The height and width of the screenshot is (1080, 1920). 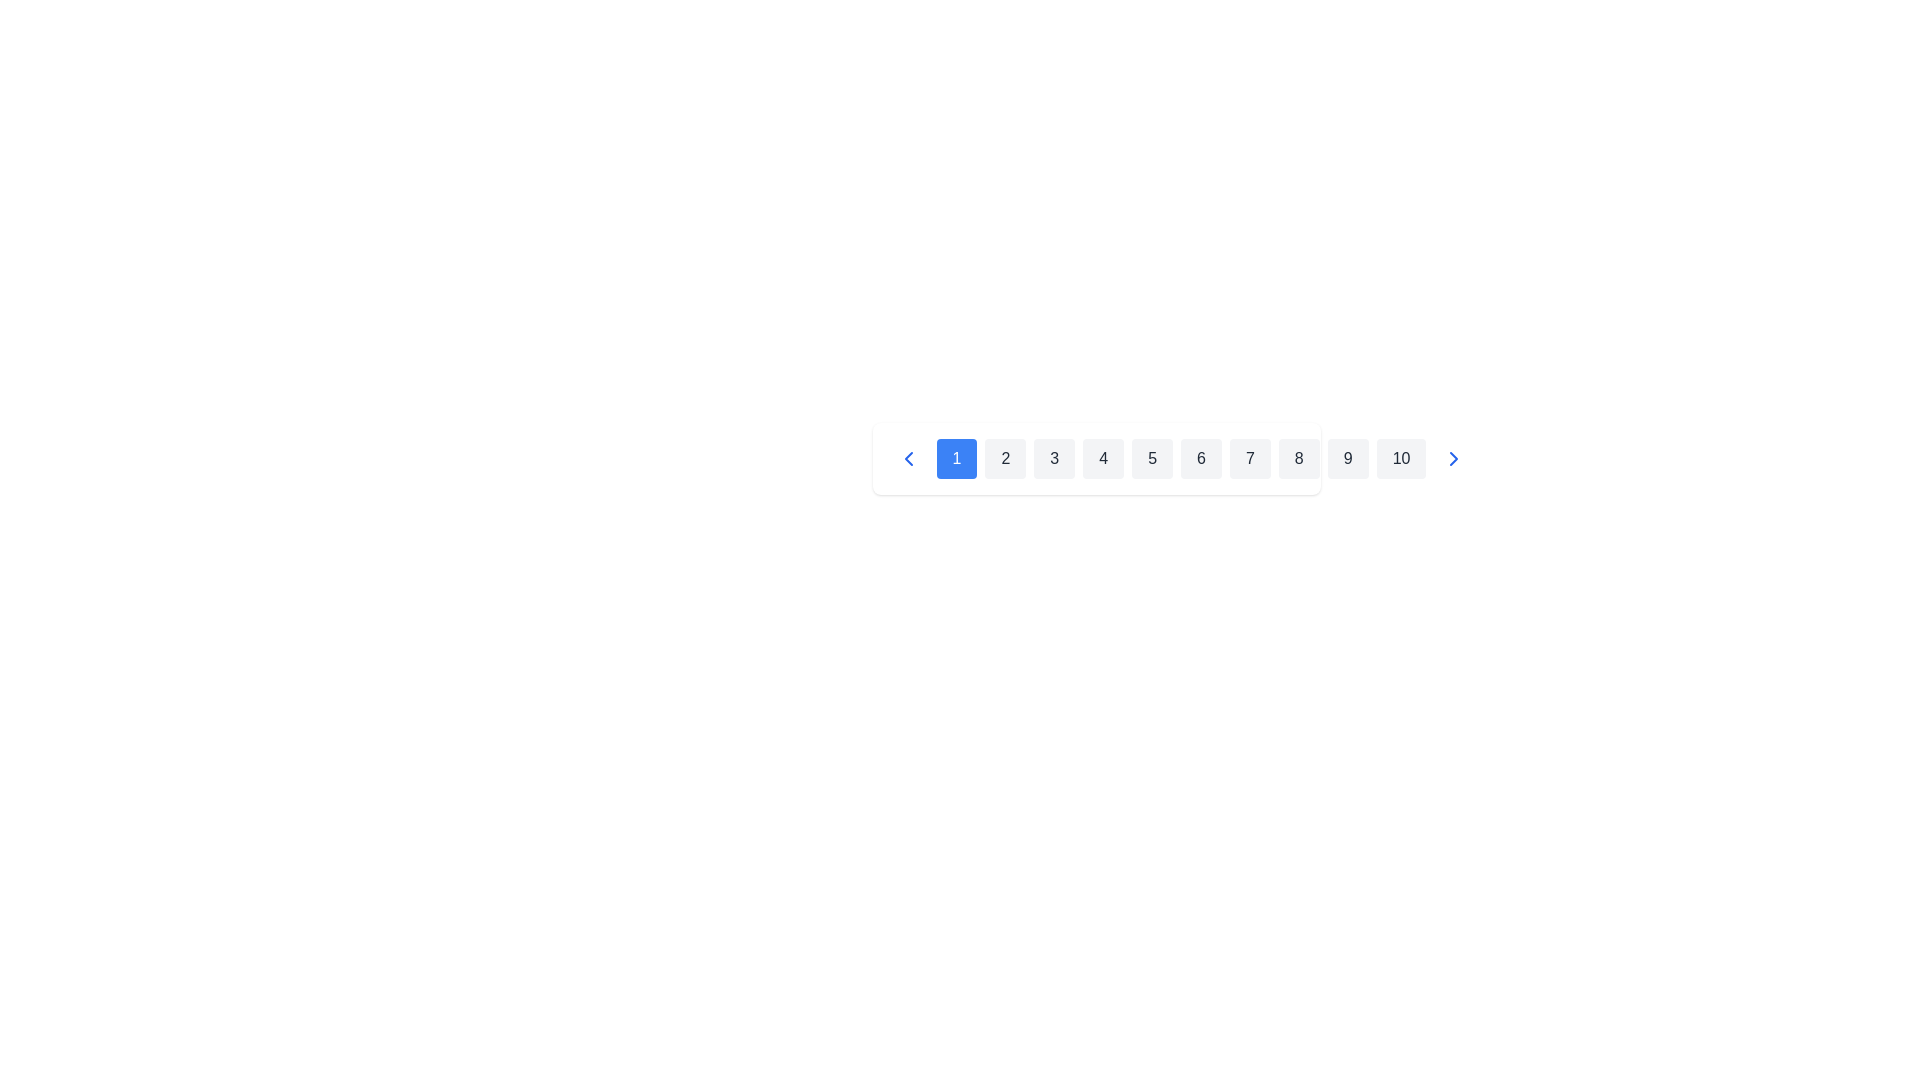 What do you see at coordinates (1454, 459) in the screenshot?
I see `the right-facing chevron button, which is styled in blue and located at the far right of the pagination interface, to trigger hover effects` at bounding box center [1454, 459].